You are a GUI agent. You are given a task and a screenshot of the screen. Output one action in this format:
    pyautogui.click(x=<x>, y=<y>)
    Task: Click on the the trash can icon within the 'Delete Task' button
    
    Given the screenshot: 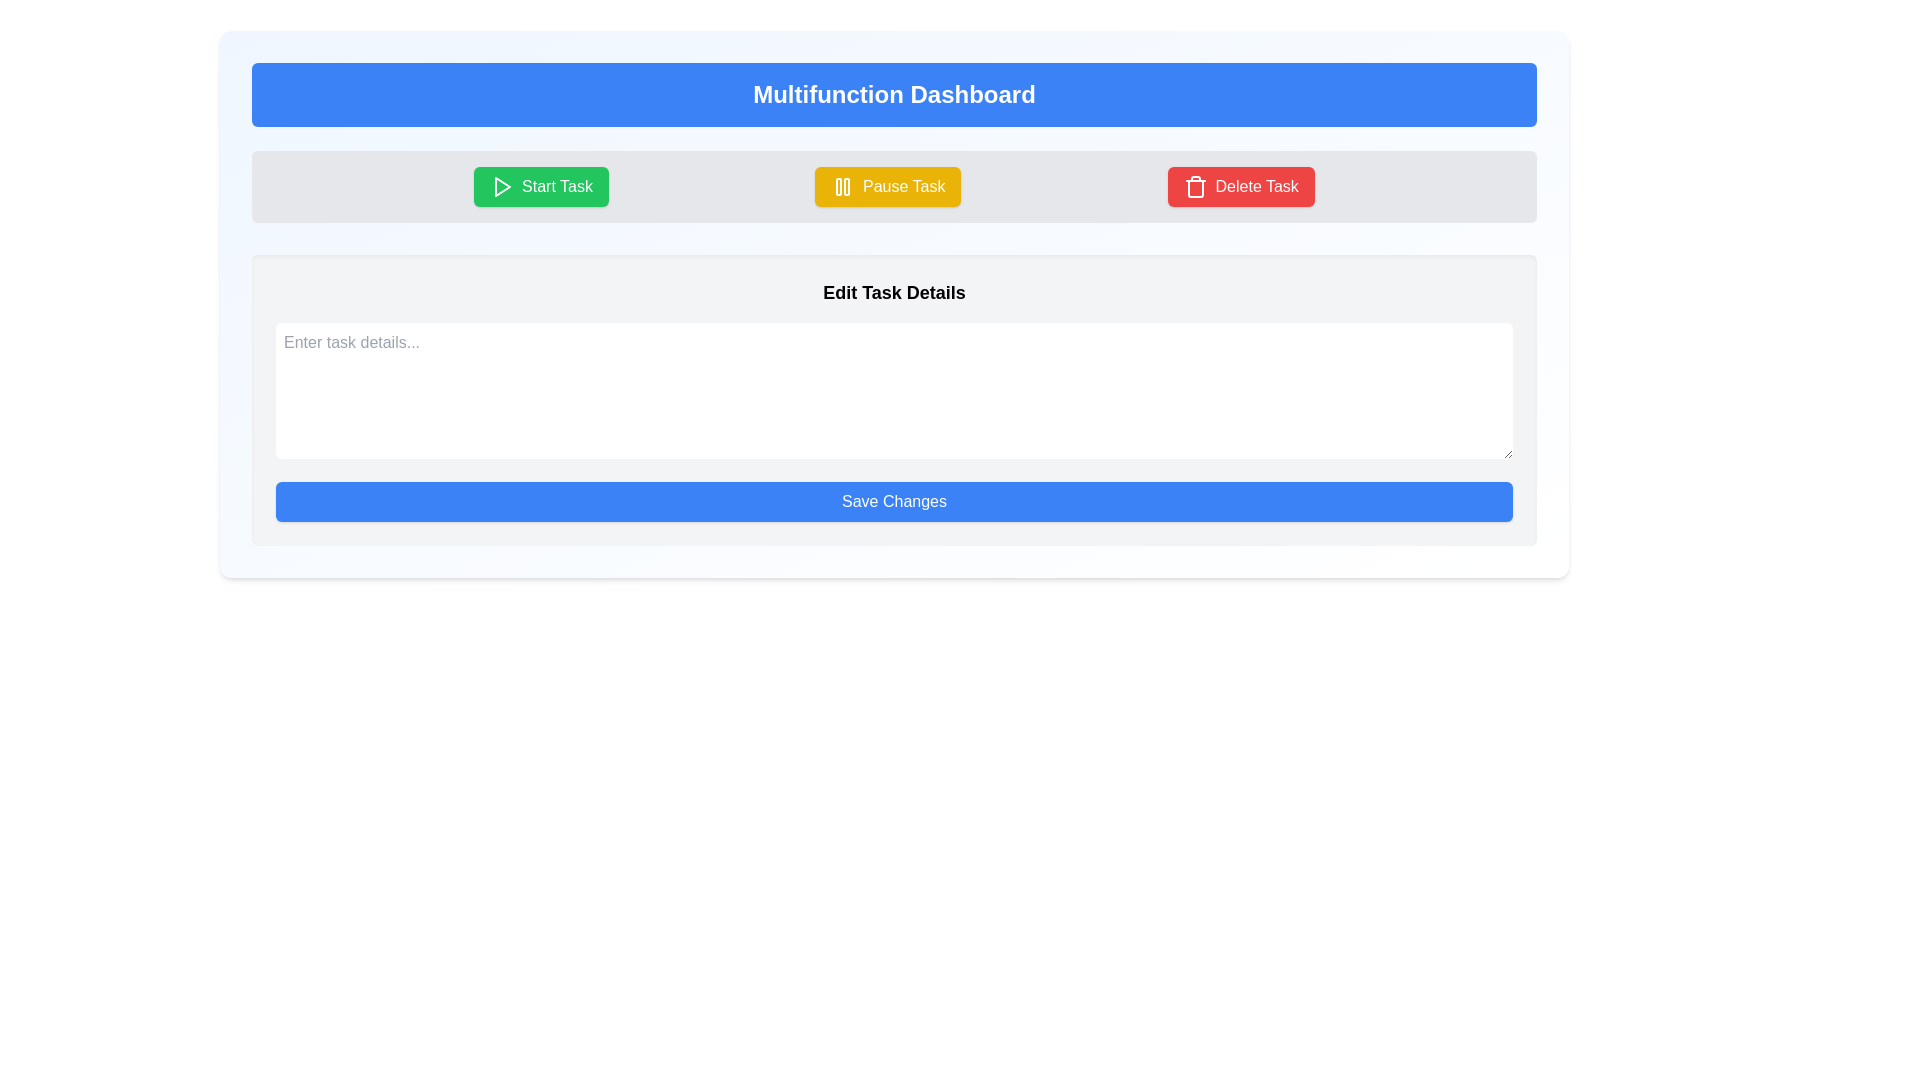 What is the action you would take?
    pyautogui.click(x=1195, y=186)
    